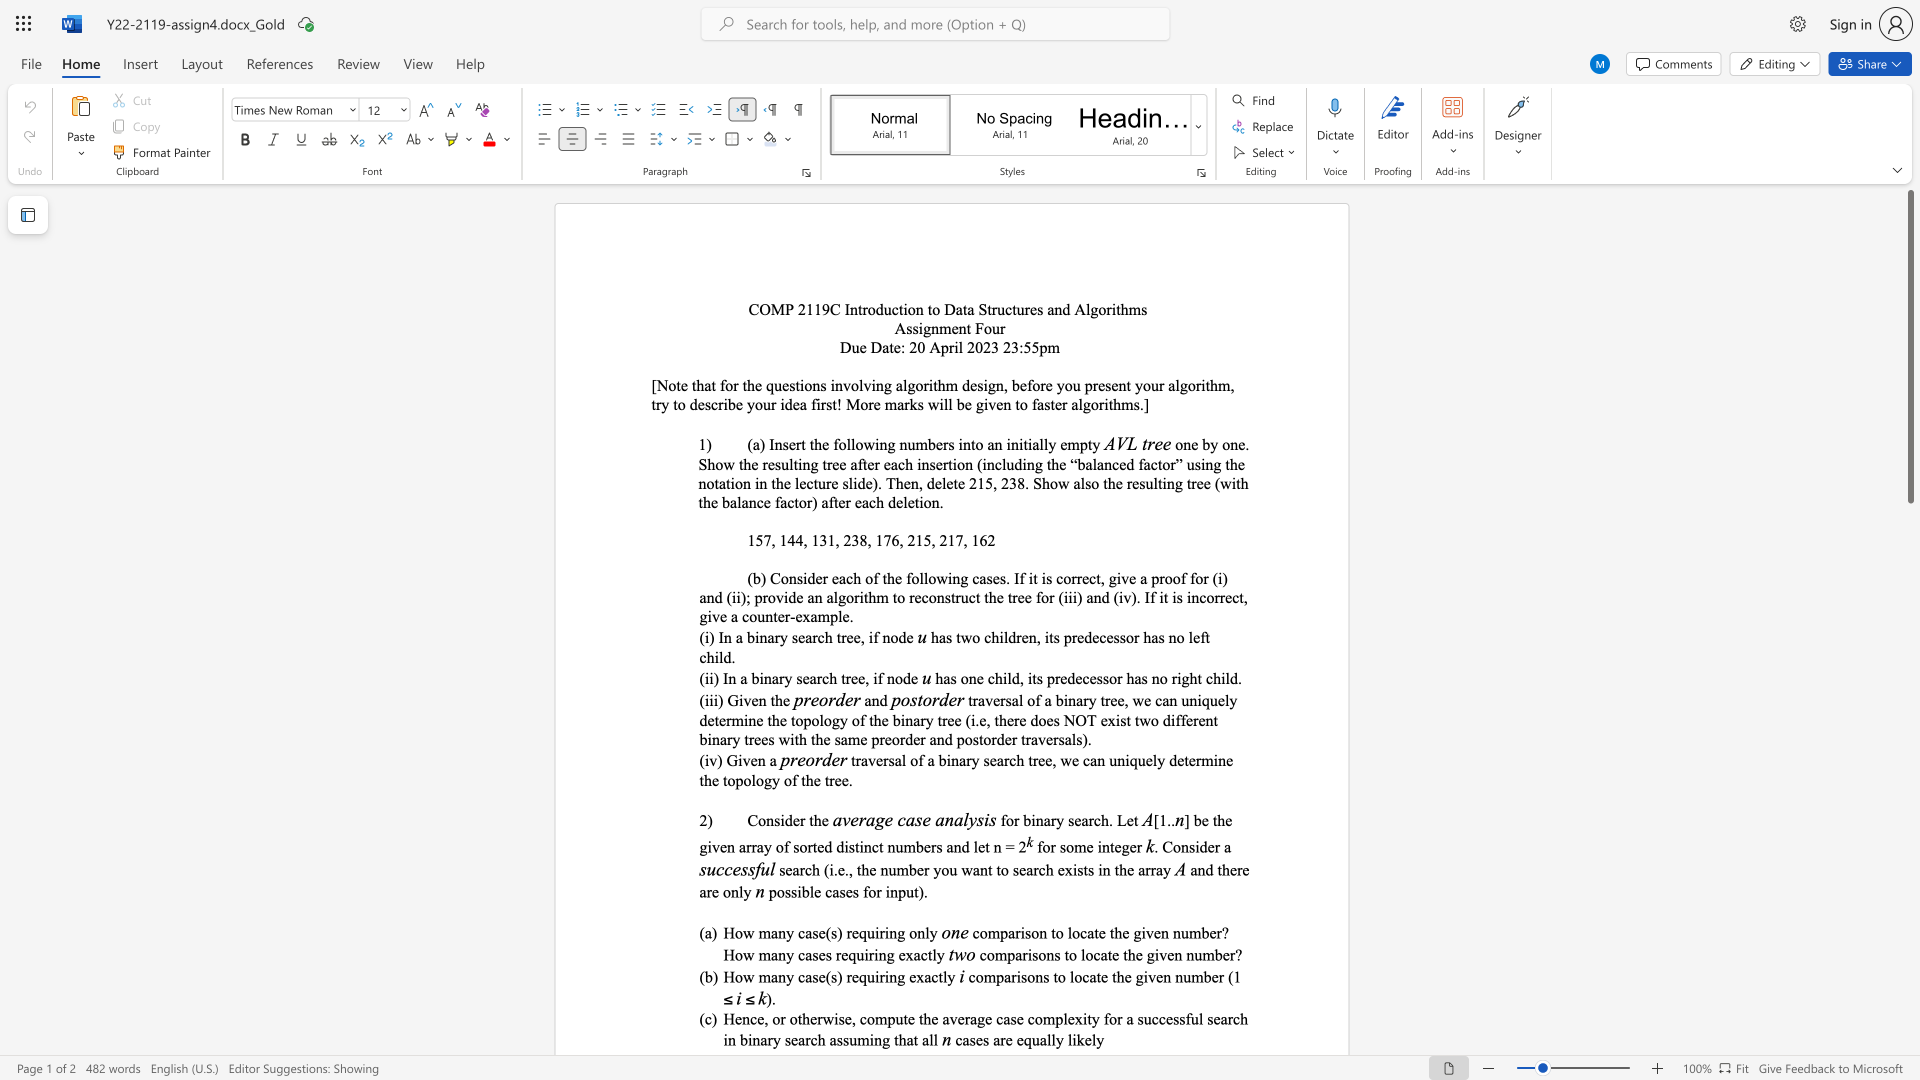 This screenshot has width=1920, height=1080. Describe the element at coordinates (1909, 940) in the screenshot. I see `the scrollbar on the side` at that location.